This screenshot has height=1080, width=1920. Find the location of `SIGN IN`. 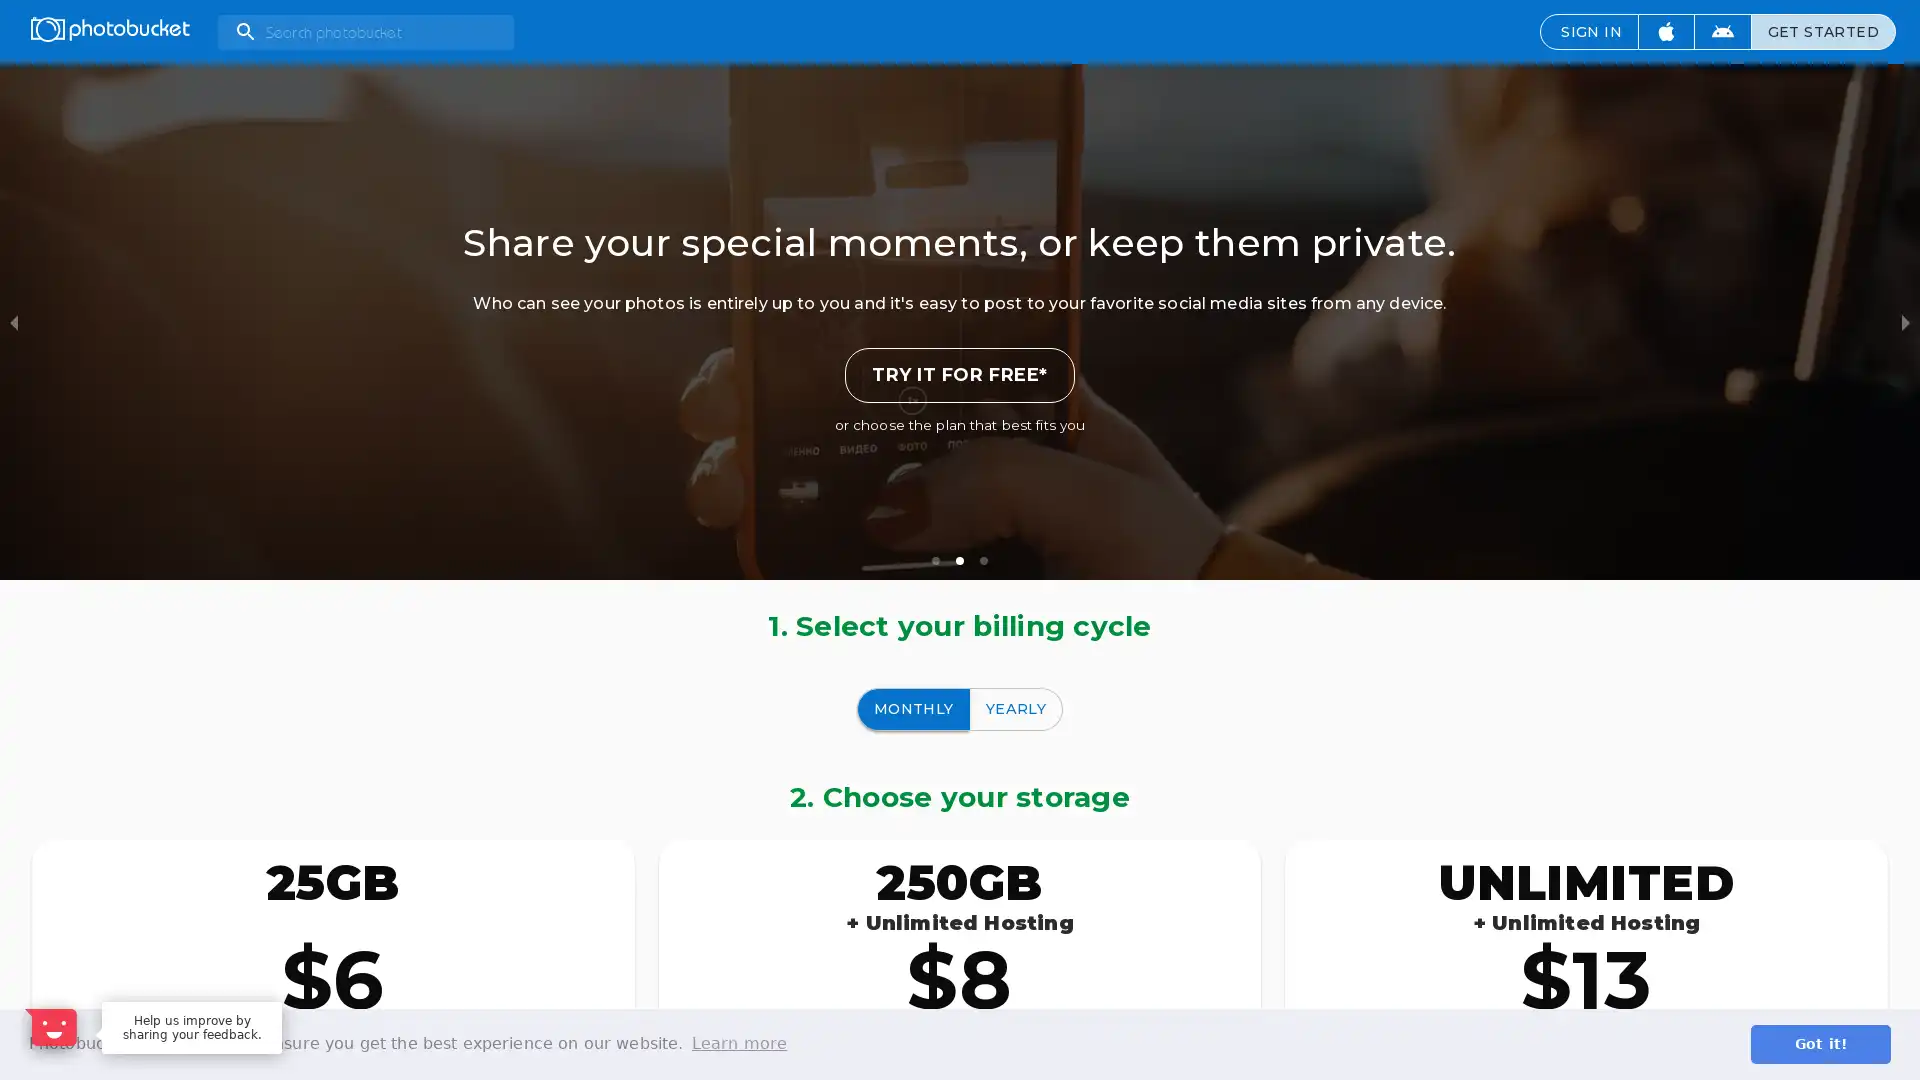

SIGN IN is located at coordinates (1587, 31).